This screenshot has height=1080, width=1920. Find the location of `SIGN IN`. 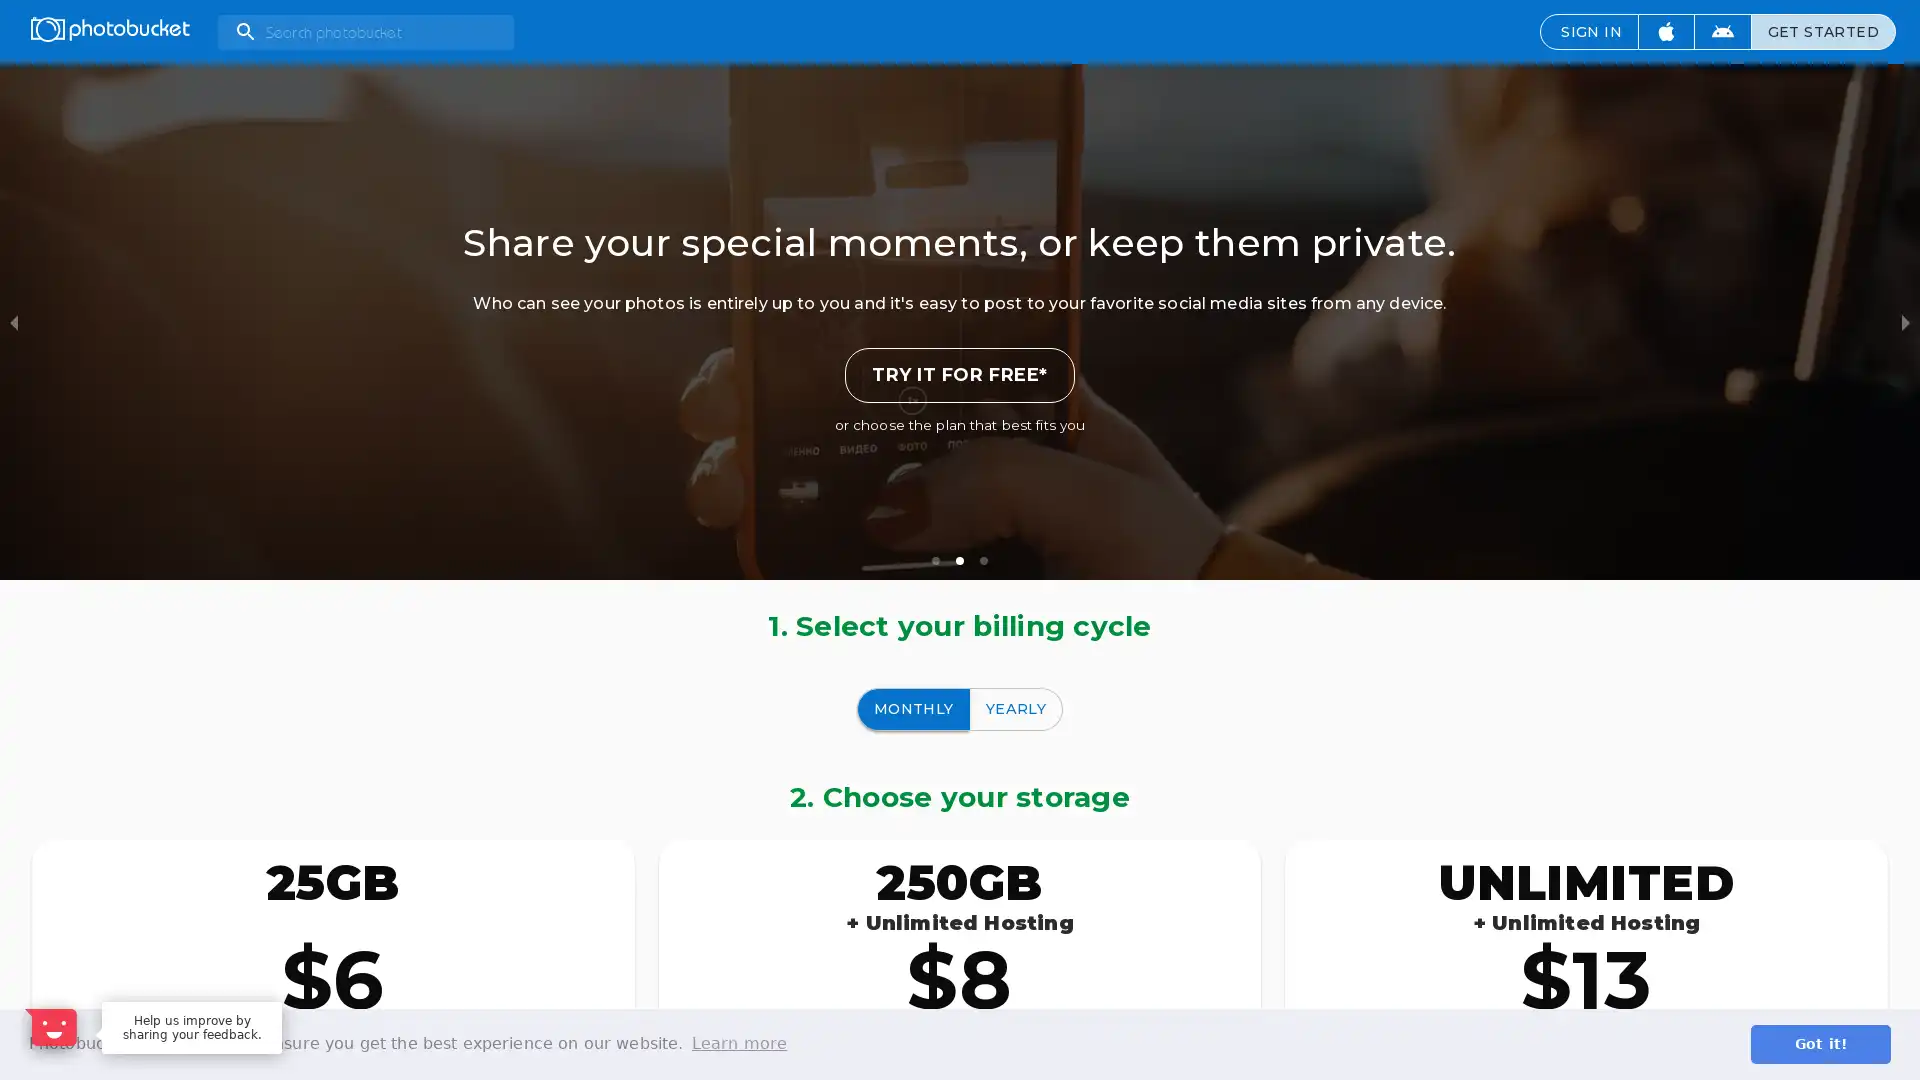

SIGN IN is located at coordinates (1587, 31).